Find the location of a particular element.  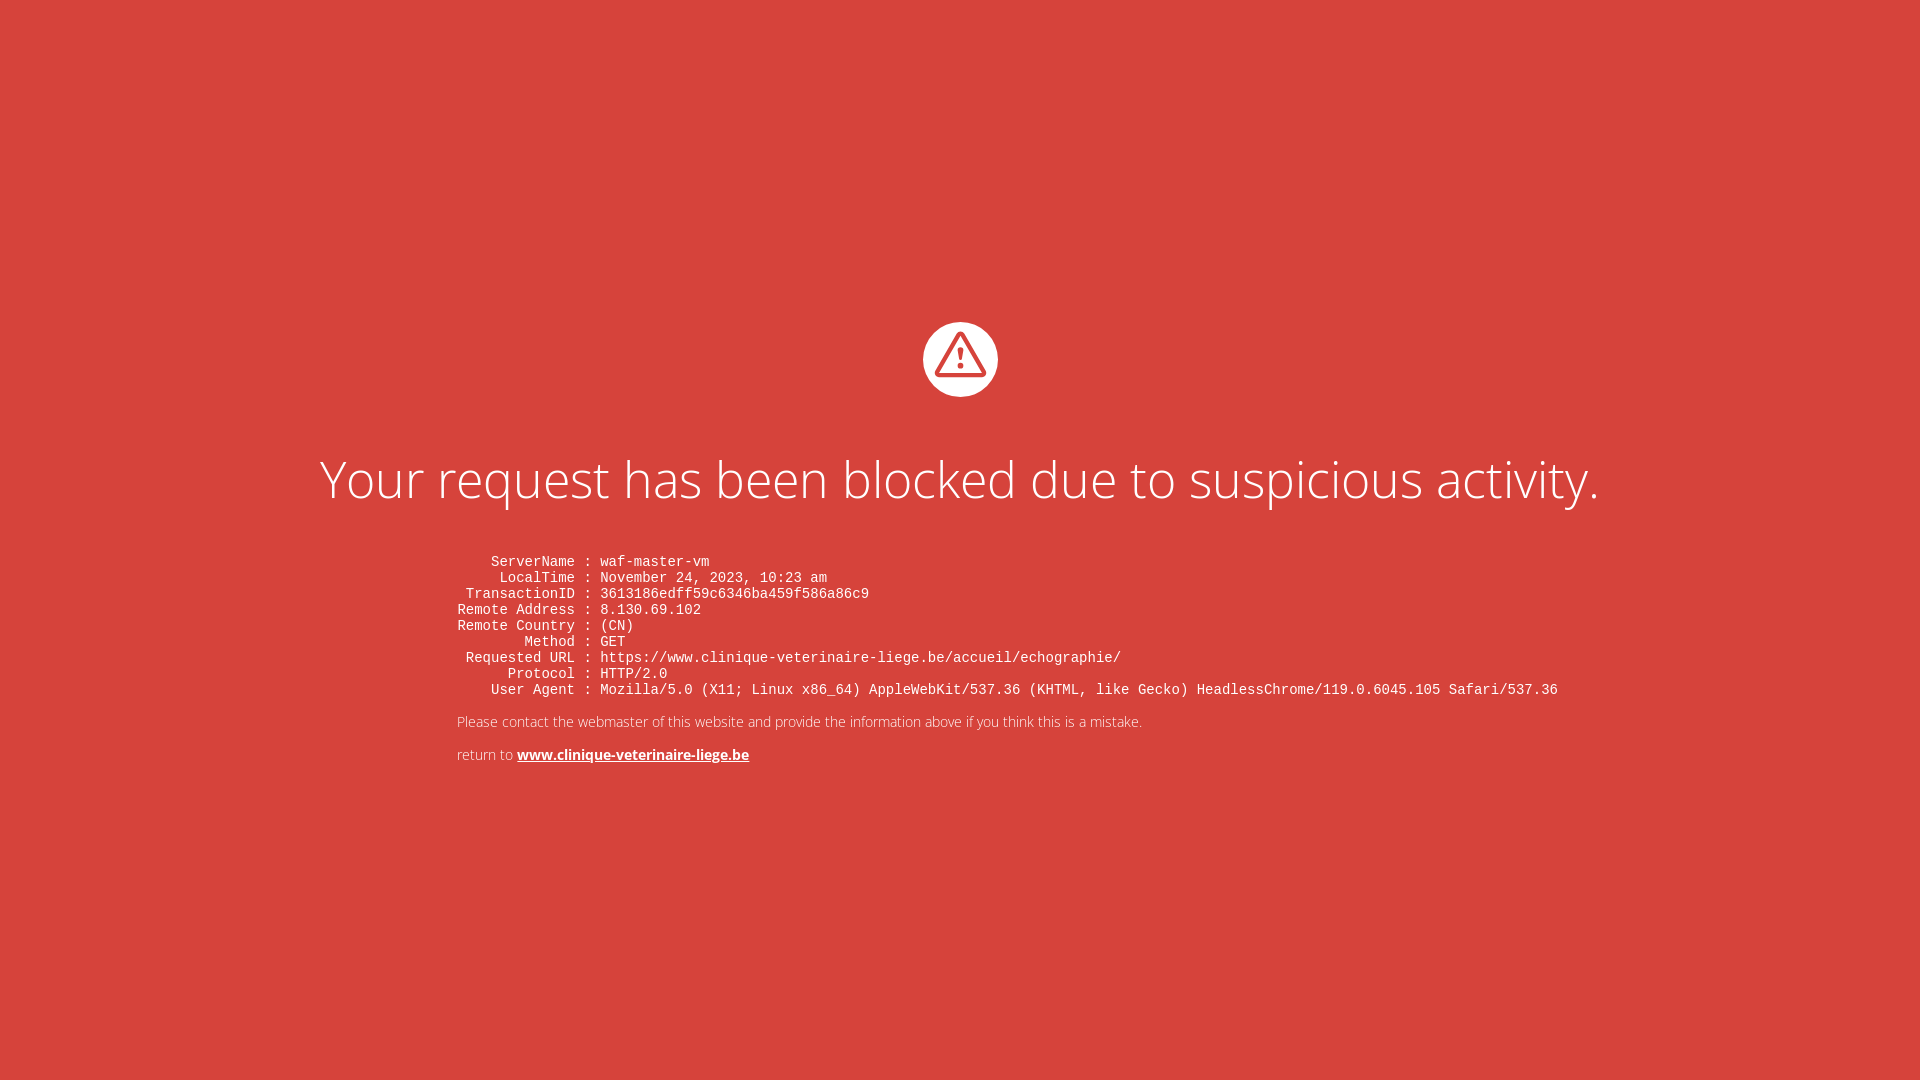

'www.clinique-veterinaire-liege.be' is located at coordinates (632, 754).